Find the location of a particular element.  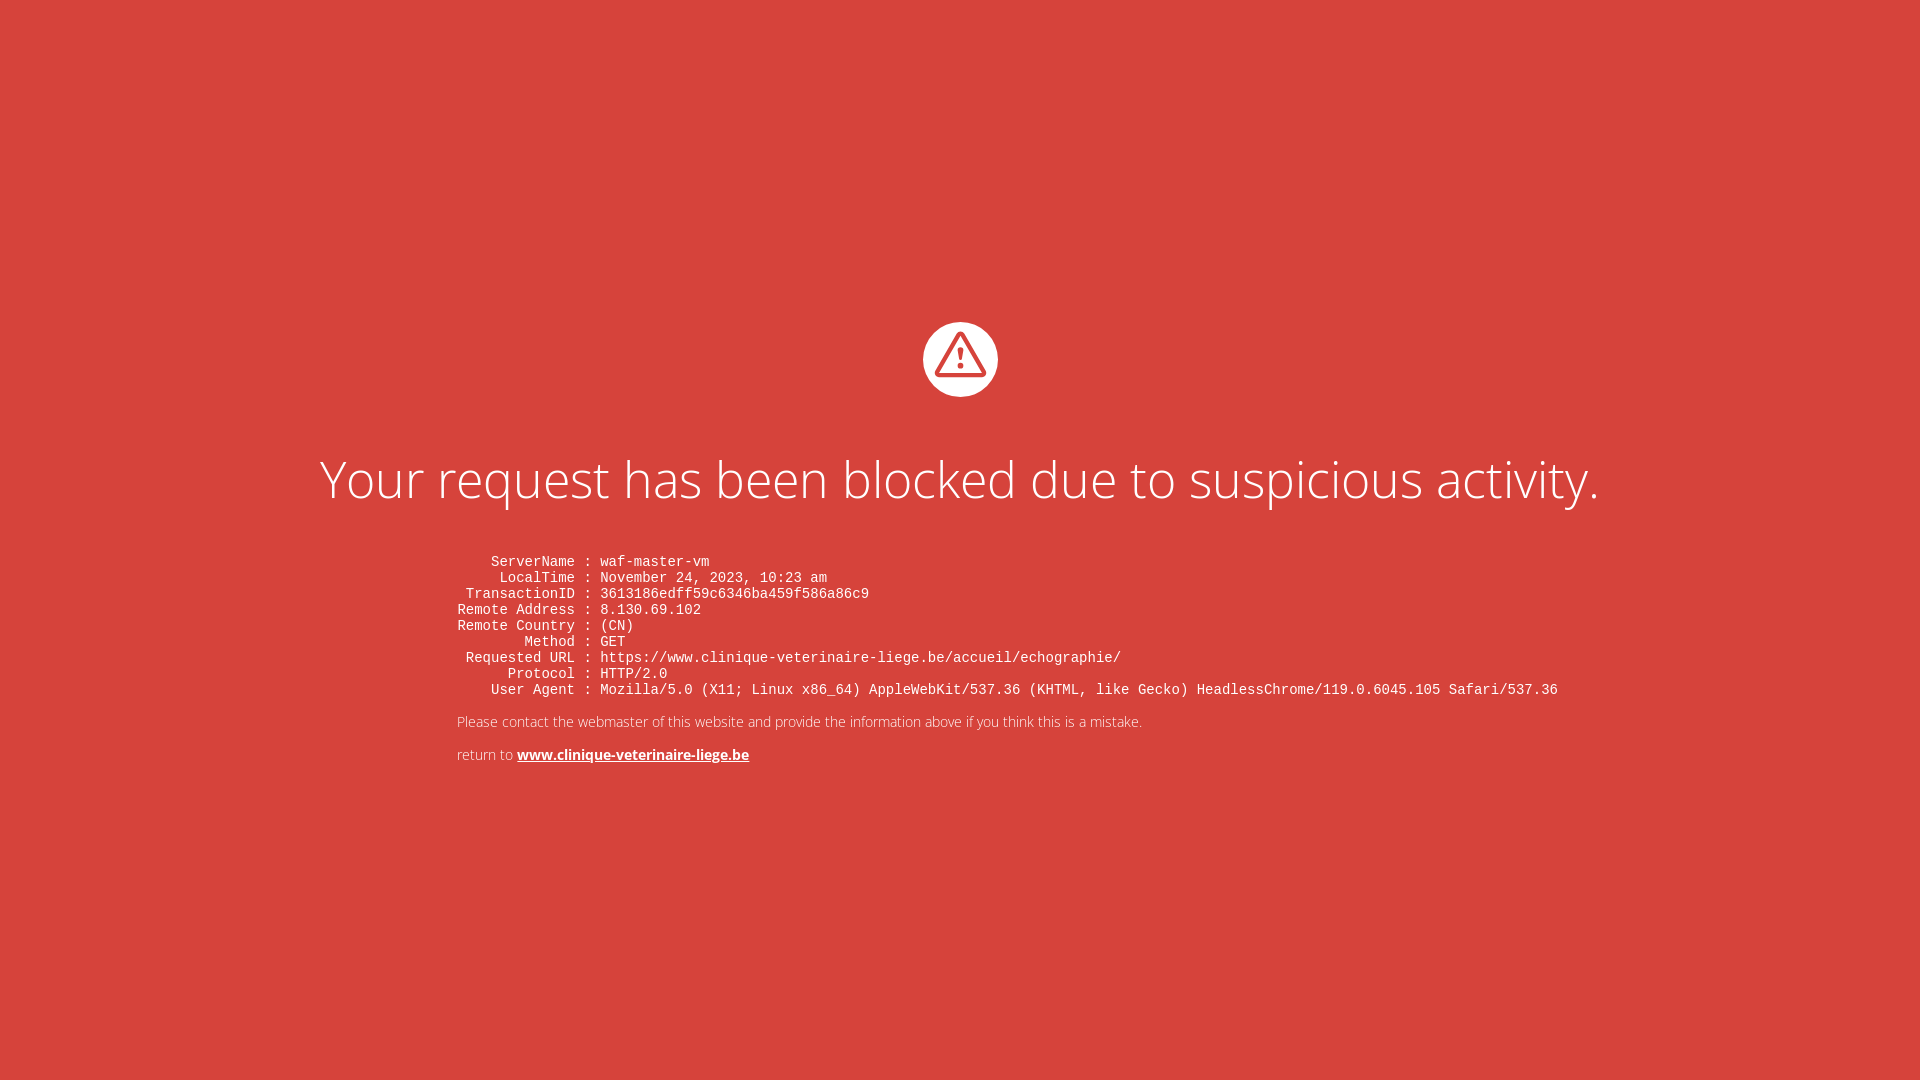

'www.clinique-veterinaire-liege.be' is located at coordinates (632, 754).